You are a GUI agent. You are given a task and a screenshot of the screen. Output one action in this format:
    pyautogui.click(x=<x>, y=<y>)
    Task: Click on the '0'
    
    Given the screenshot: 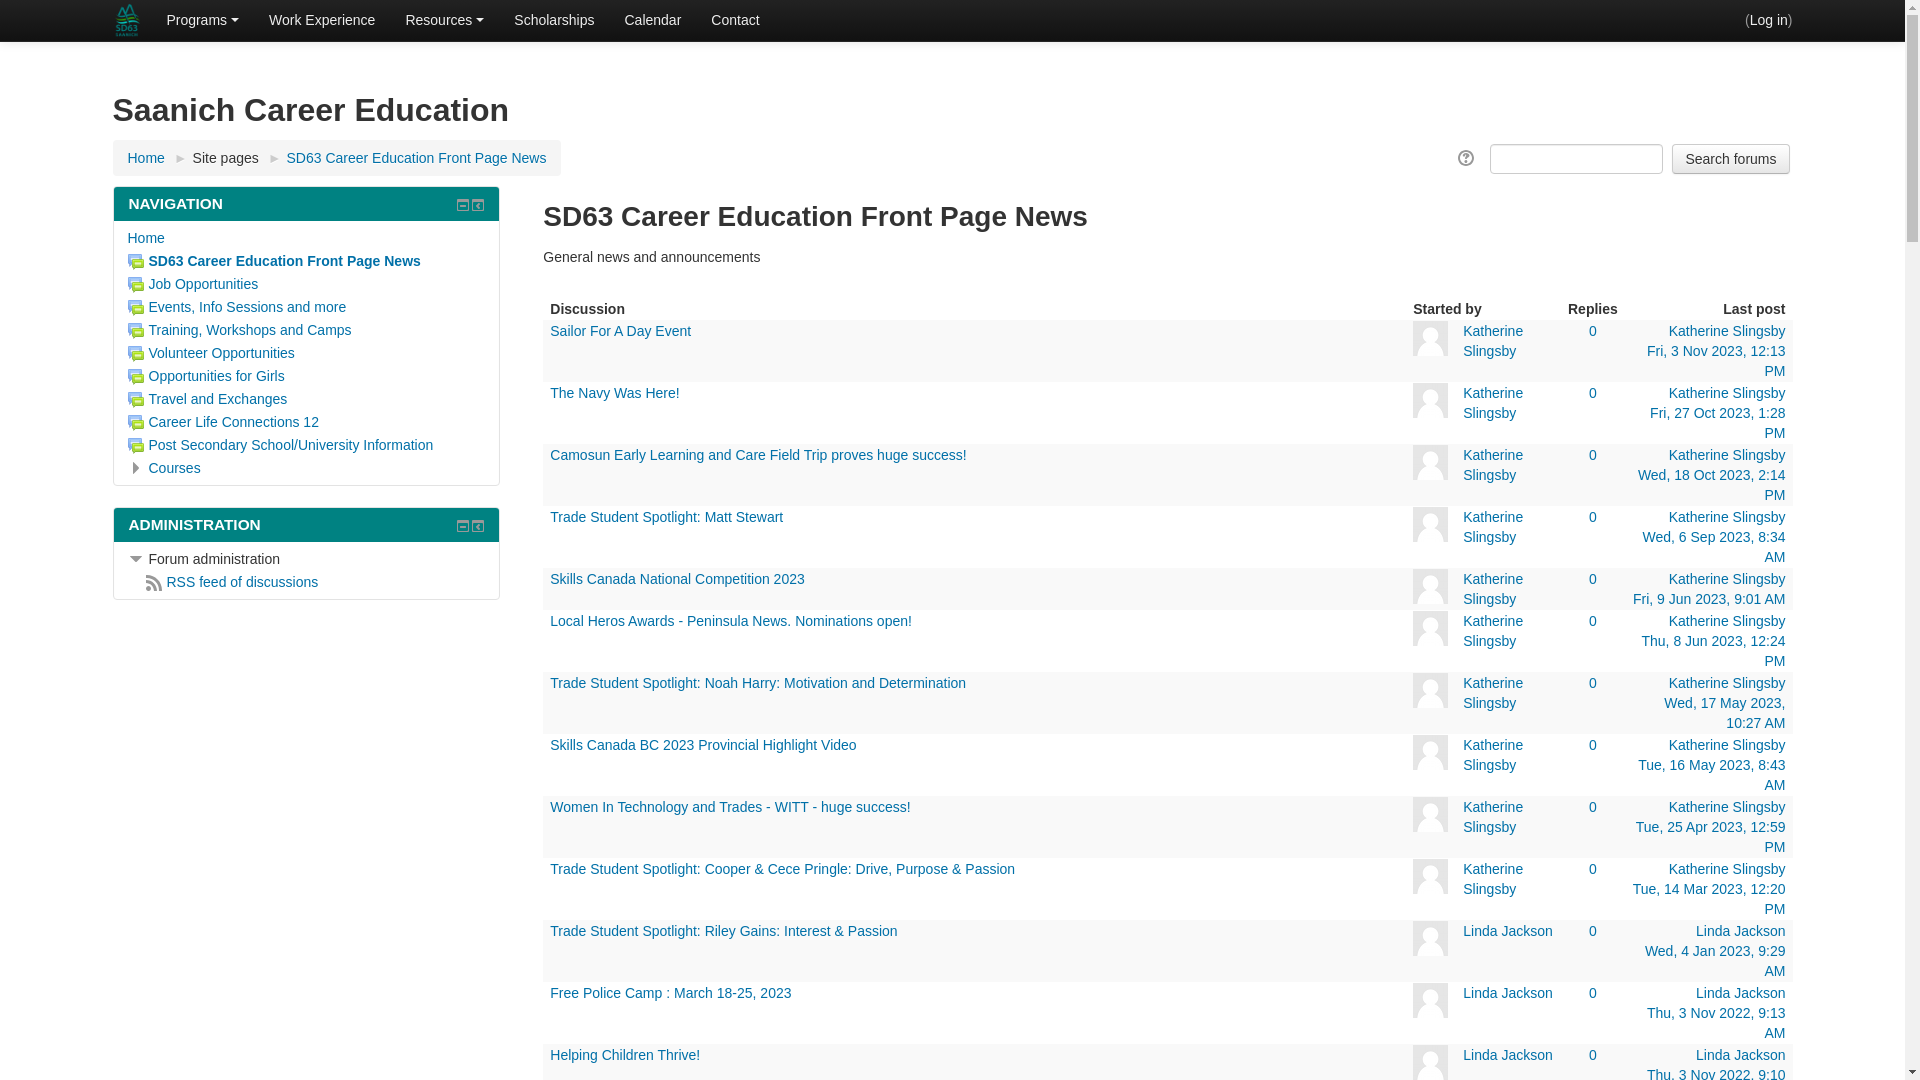 What is the action you would take?
    pyautogui.click(x=1592, y=330)
    